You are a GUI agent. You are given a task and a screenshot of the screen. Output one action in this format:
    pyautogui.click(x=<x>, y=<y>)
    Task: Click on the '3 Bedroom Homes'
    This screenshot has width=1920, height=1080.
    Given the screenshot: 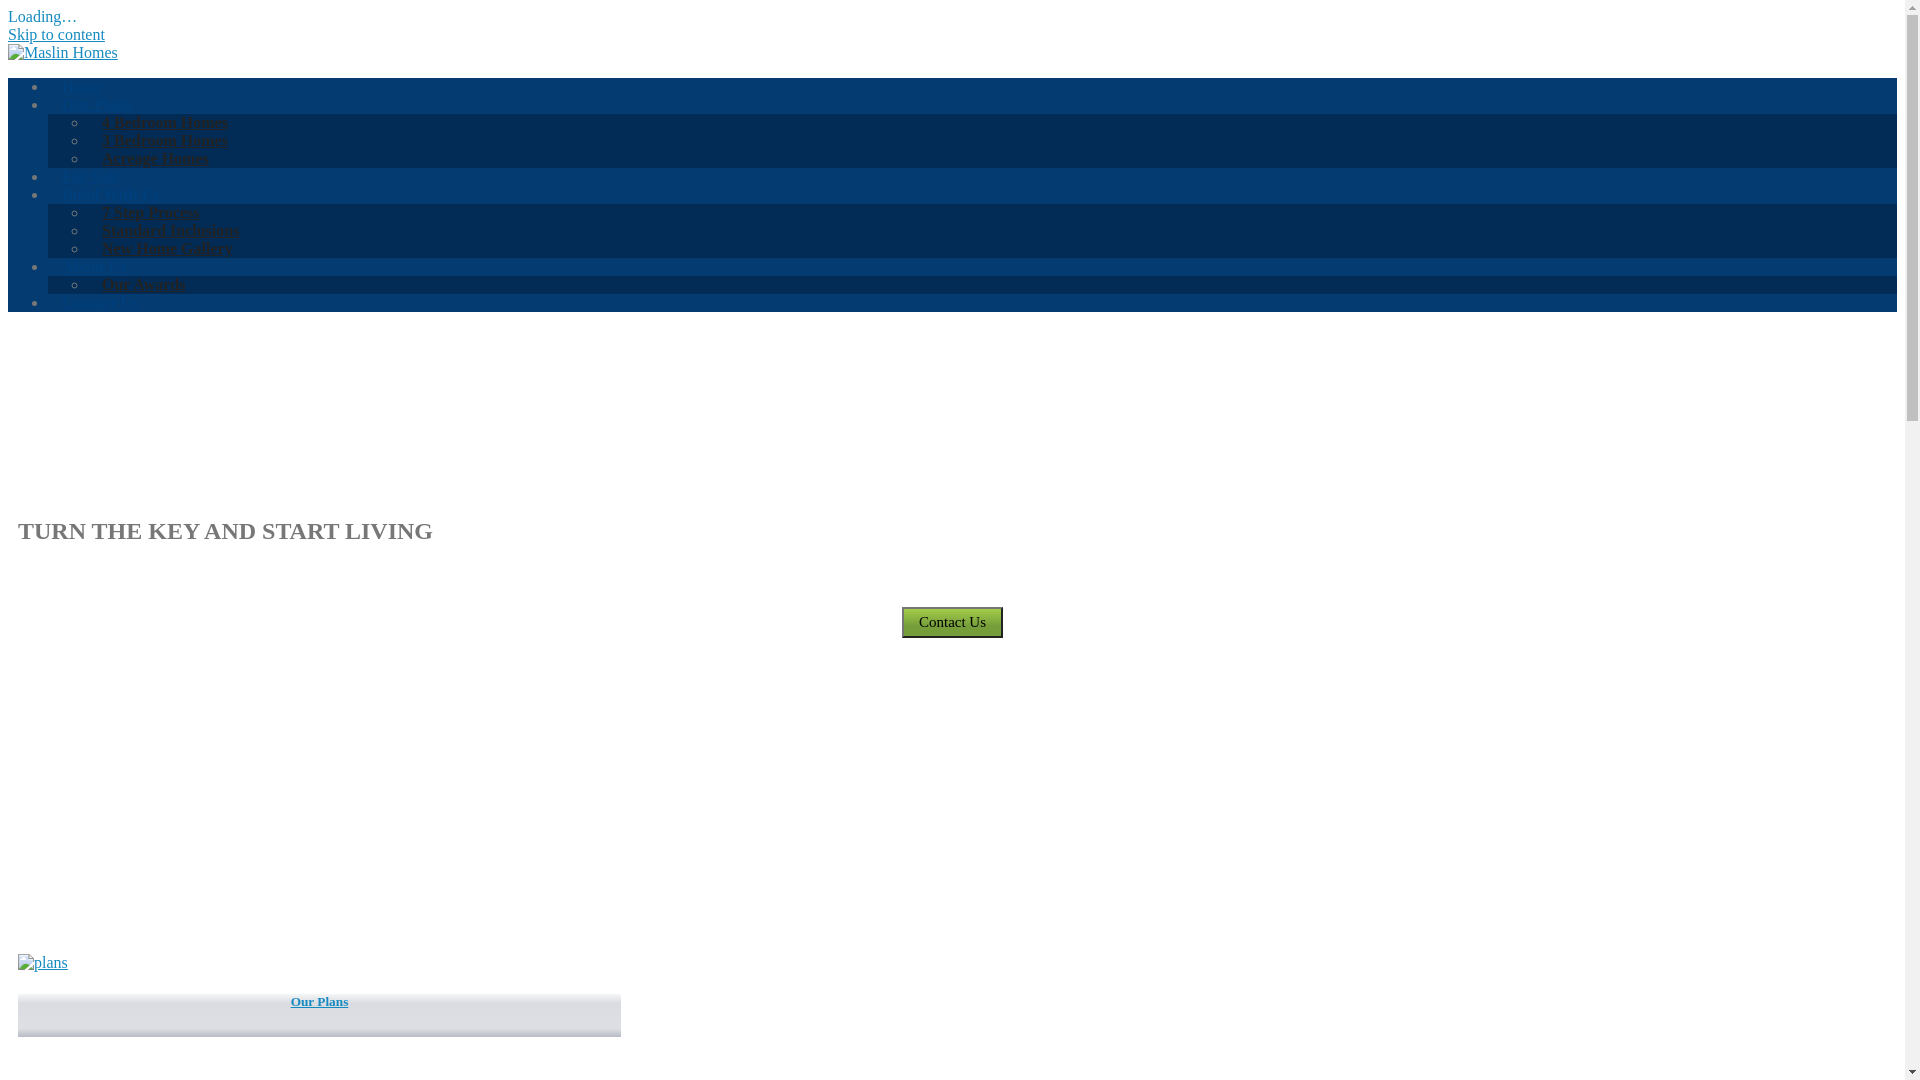 What is the action you would take?
    pyautogui.click(x=164, y=139)
    